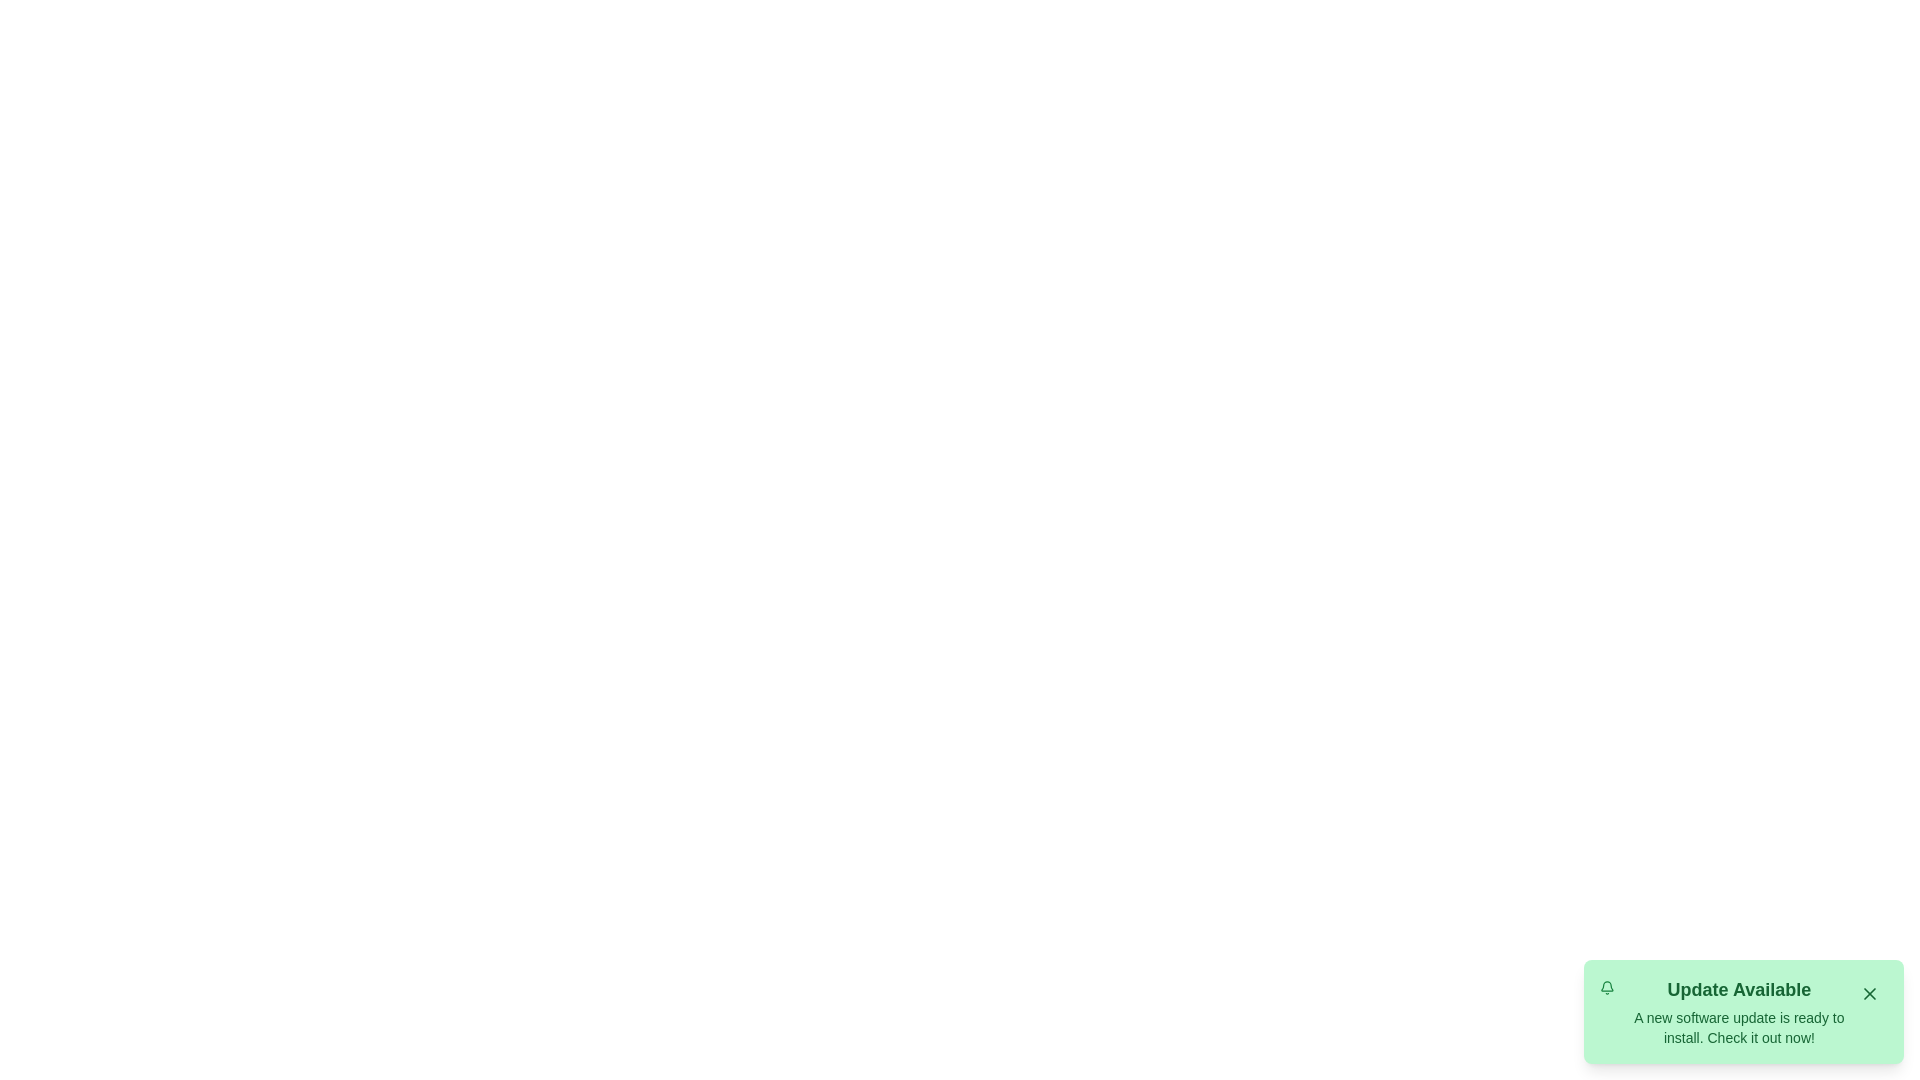 The height and width of the screenshot is (1080, 1920). What do you see at coordinates (1738, 990) in the screenshot?
I see `the Text Label that serves as a heading for the notification box, indicating the availability of an update` at bounding box center [1738, 990].